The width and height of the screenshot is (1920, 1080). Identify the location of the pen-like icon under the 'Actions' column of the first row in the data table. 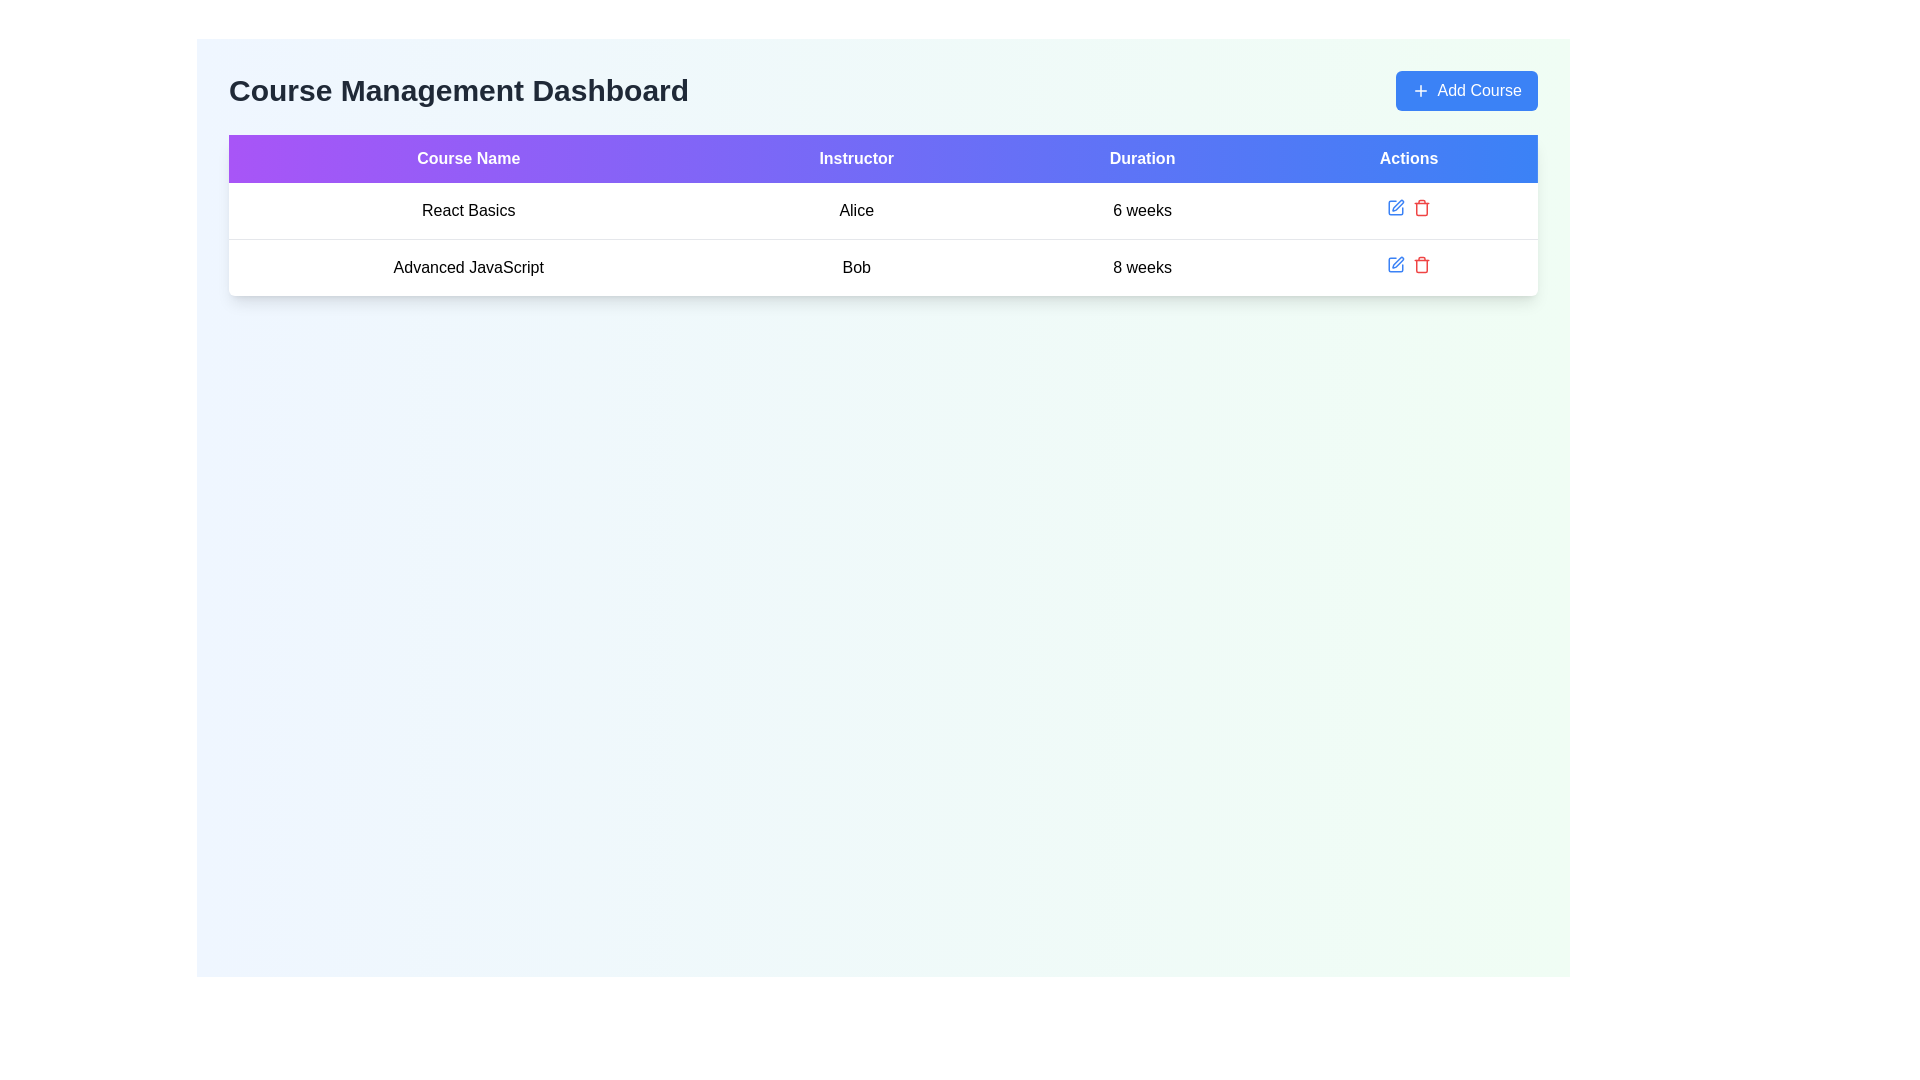
(1396, 204).